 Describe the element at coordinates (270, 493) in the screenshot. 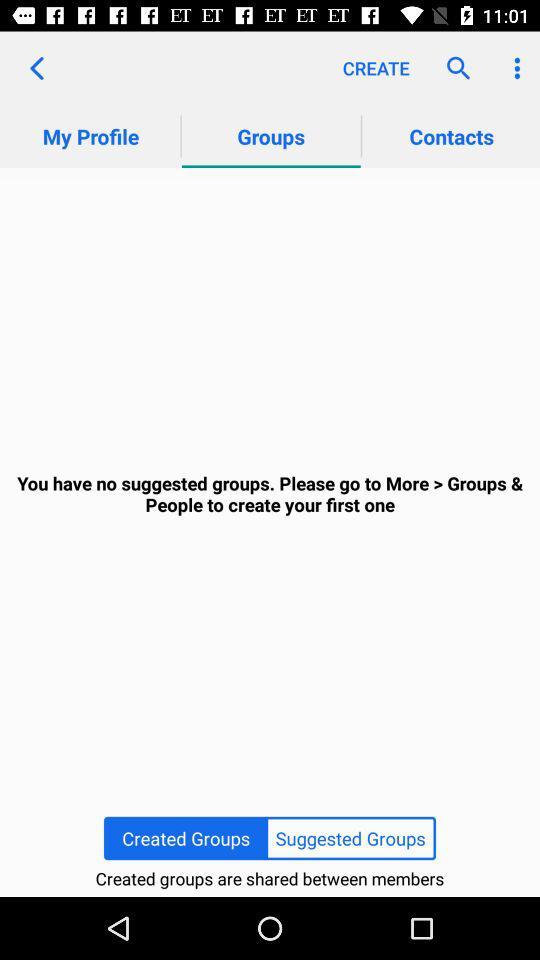

I see `item below my profile item` at that location.